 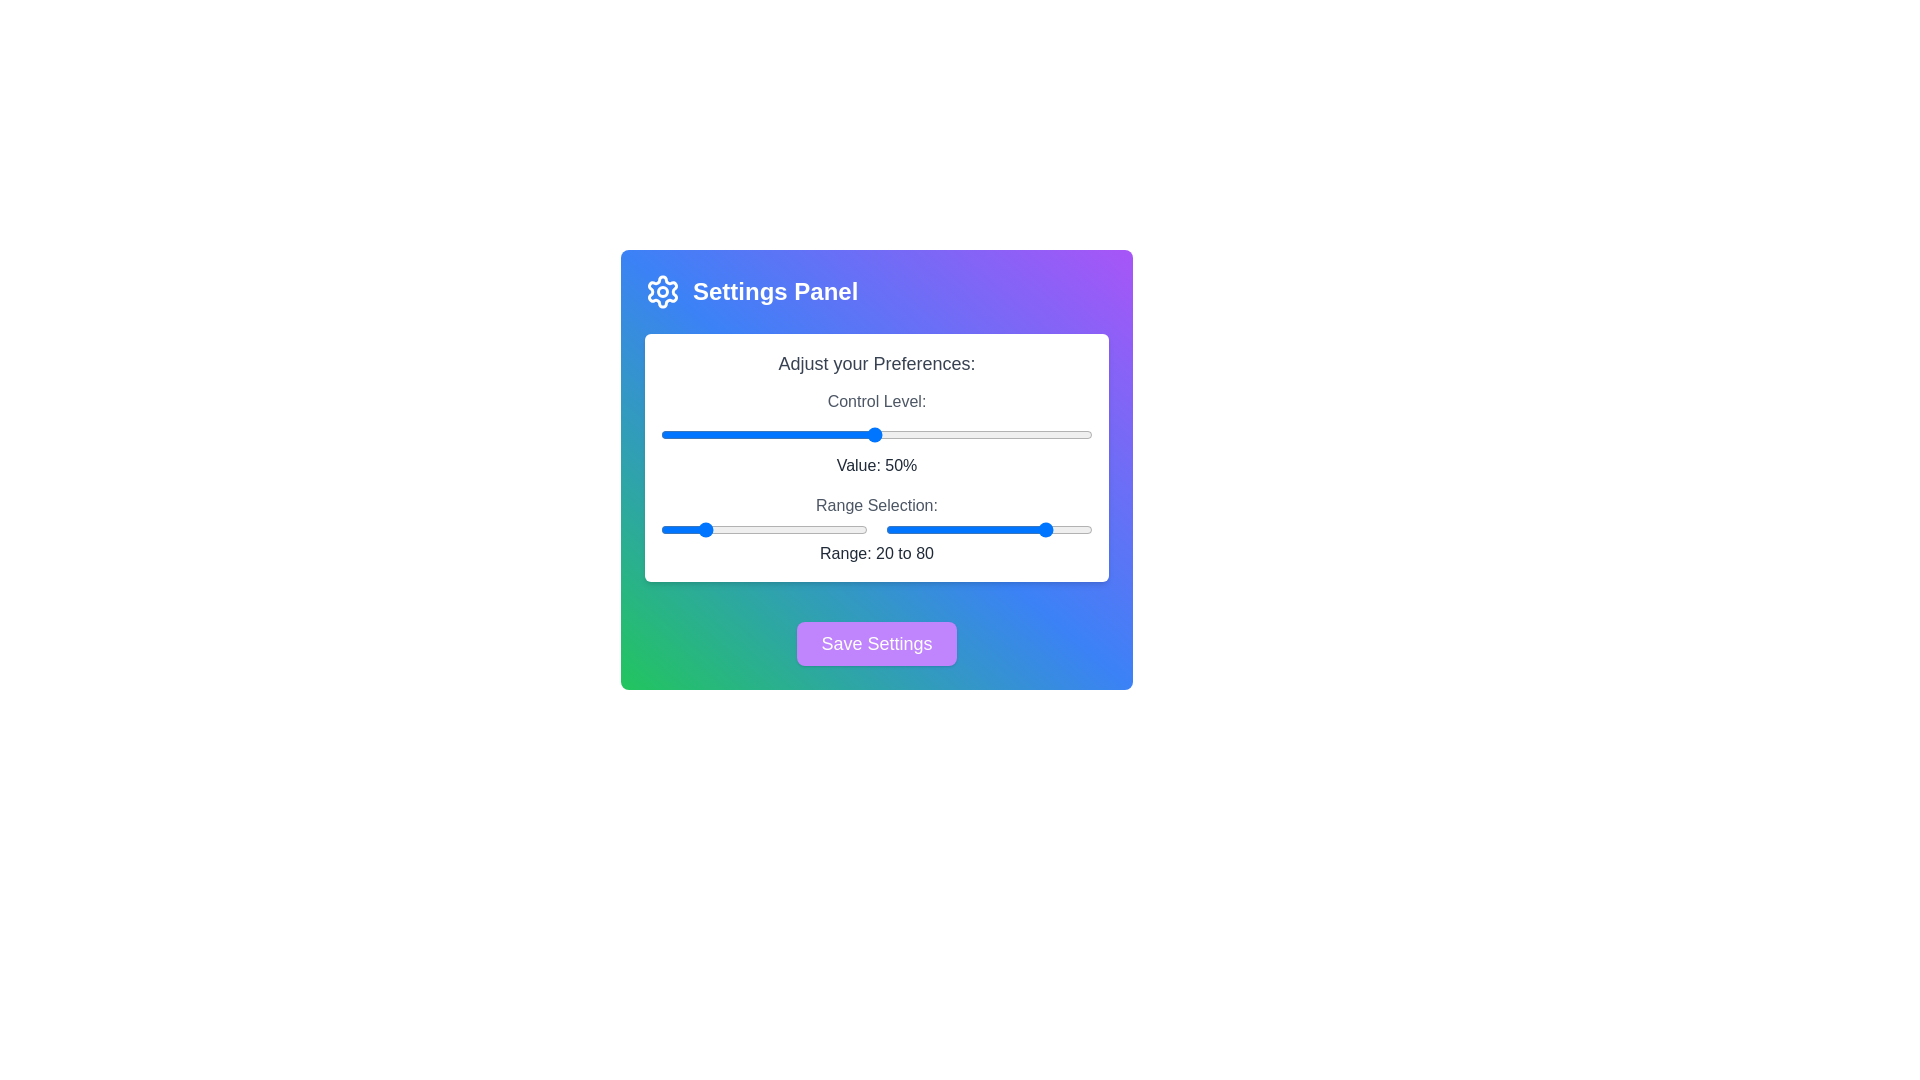 What do you see at coordinates (877, 434) in the screenshot?
I see `the track of the horizontal slider with a gradient from green to purple, located below the text 'Control Level:' and above 'Value: 50%', to set a value` at bounding box center [877, 434].